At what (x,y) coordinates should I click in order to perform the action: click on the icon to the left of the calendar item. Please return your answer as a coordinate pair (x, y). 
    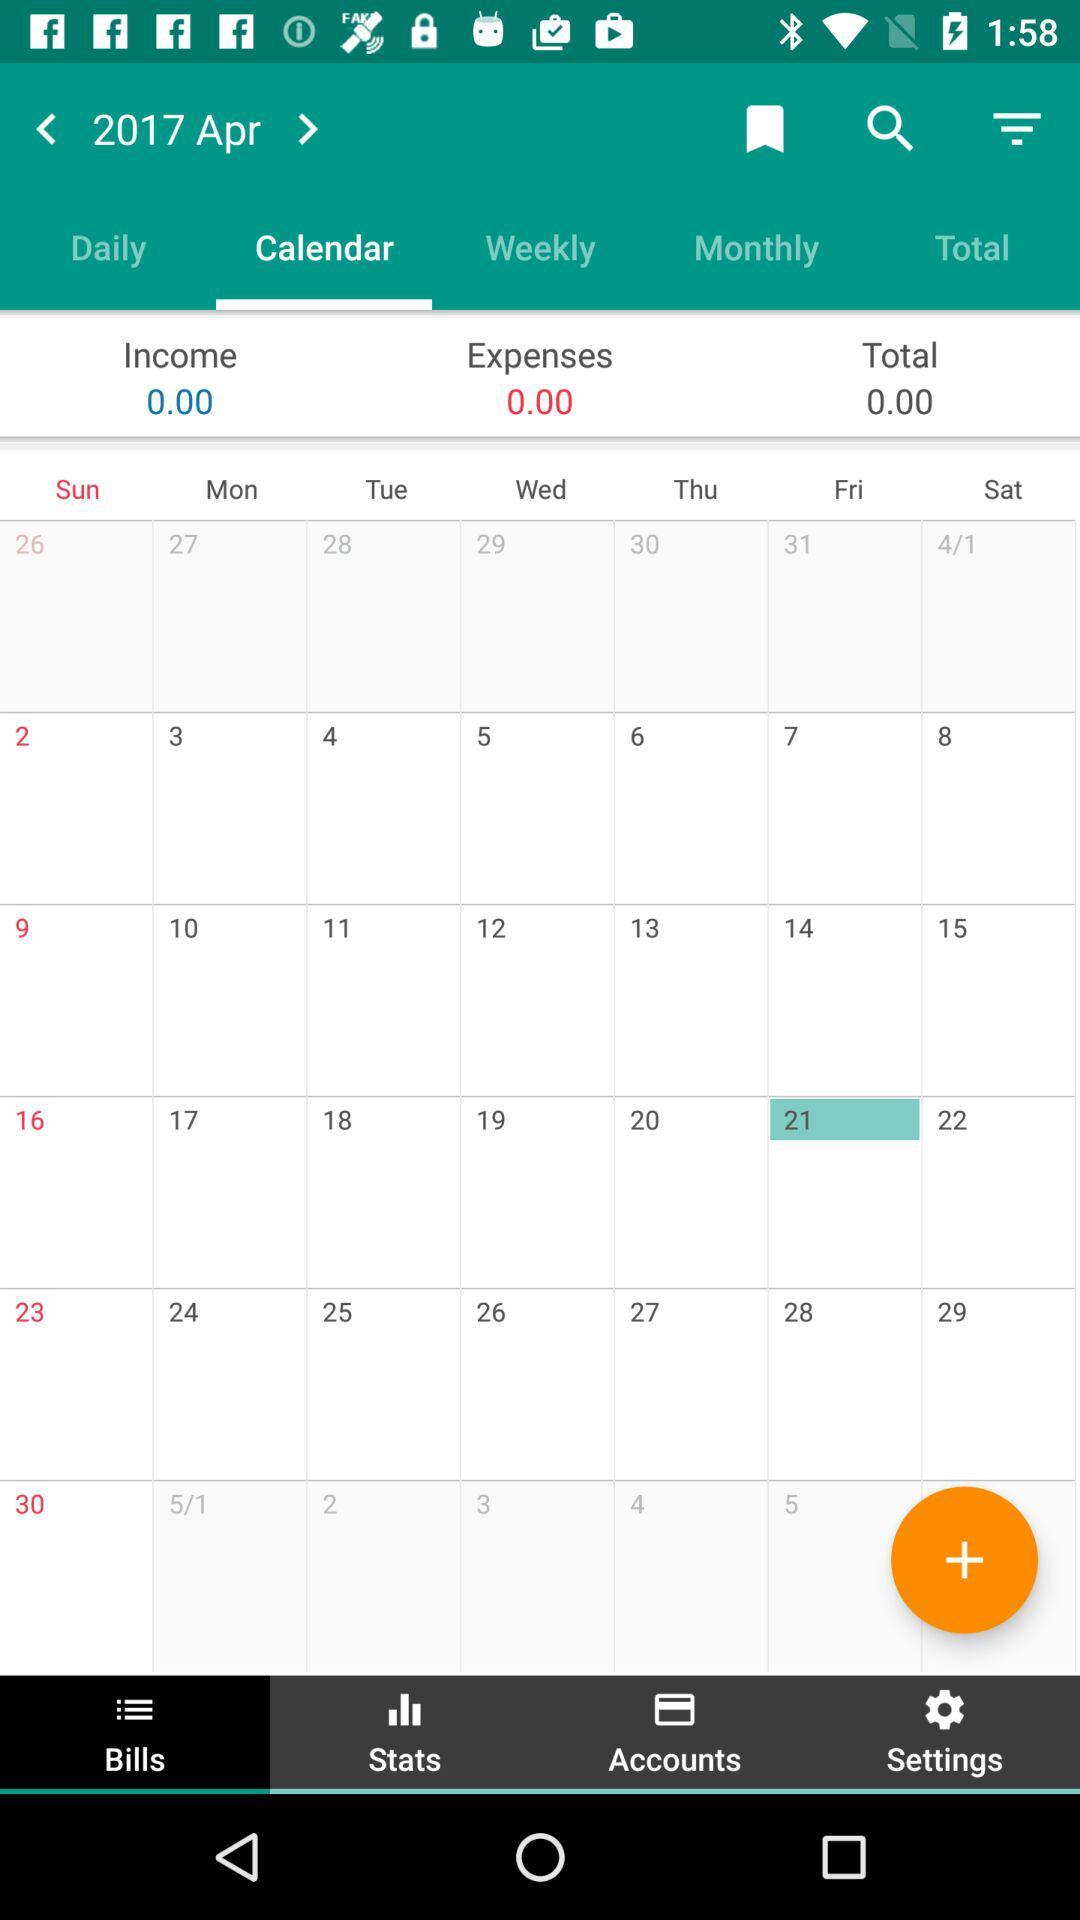
    Looking at the image, I should click on (108, 245).